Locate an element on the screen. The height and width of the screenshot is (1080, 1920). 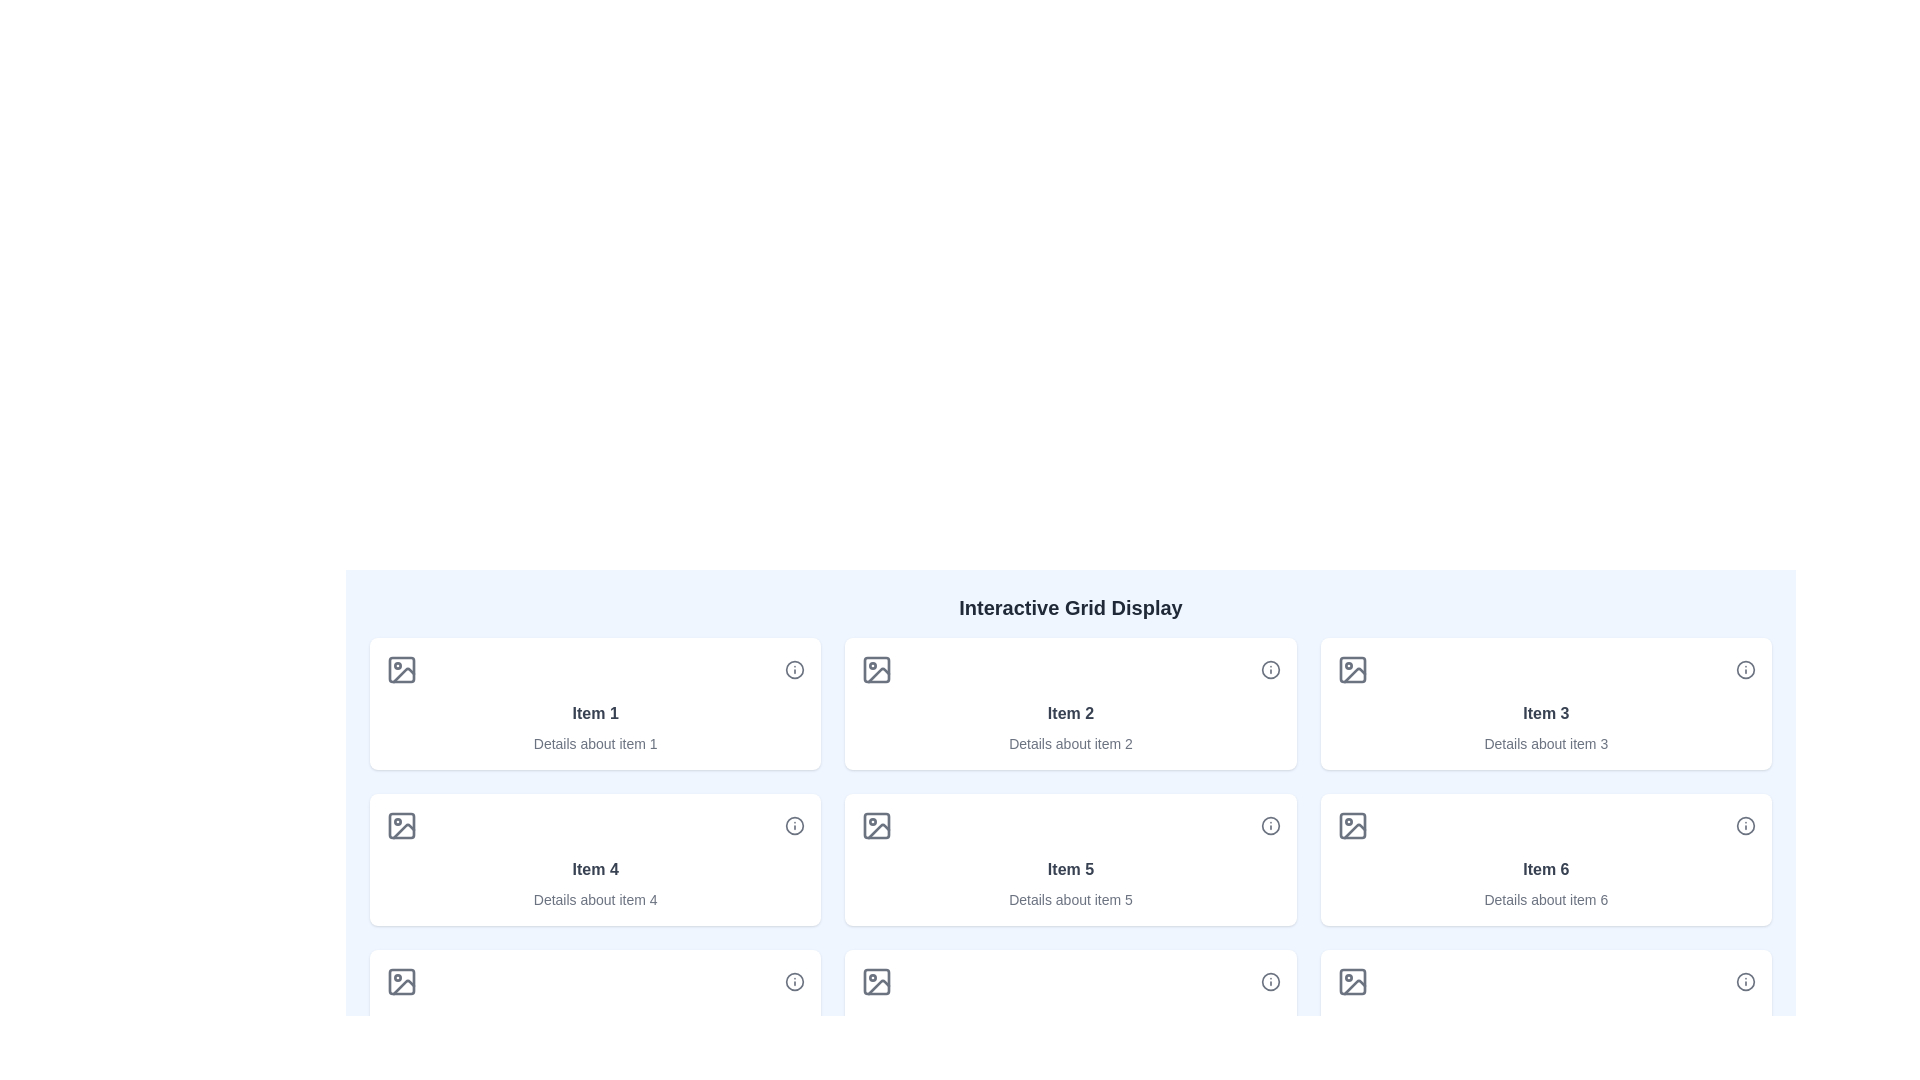
the descriptive text content located in the second row, third column of the grid layout is located at coordinates (1545, 882).